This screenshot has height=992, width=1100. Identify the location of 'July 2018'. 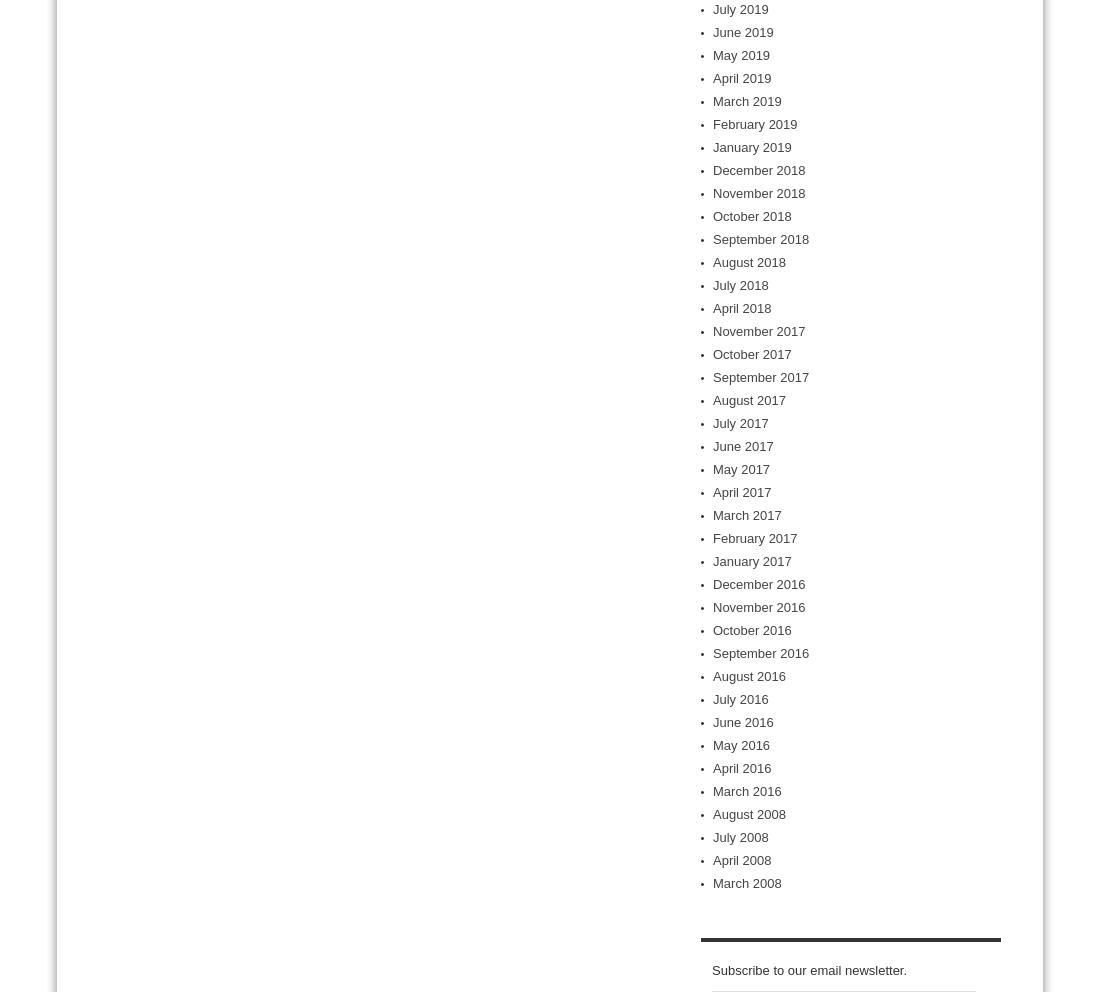
(739, 284).